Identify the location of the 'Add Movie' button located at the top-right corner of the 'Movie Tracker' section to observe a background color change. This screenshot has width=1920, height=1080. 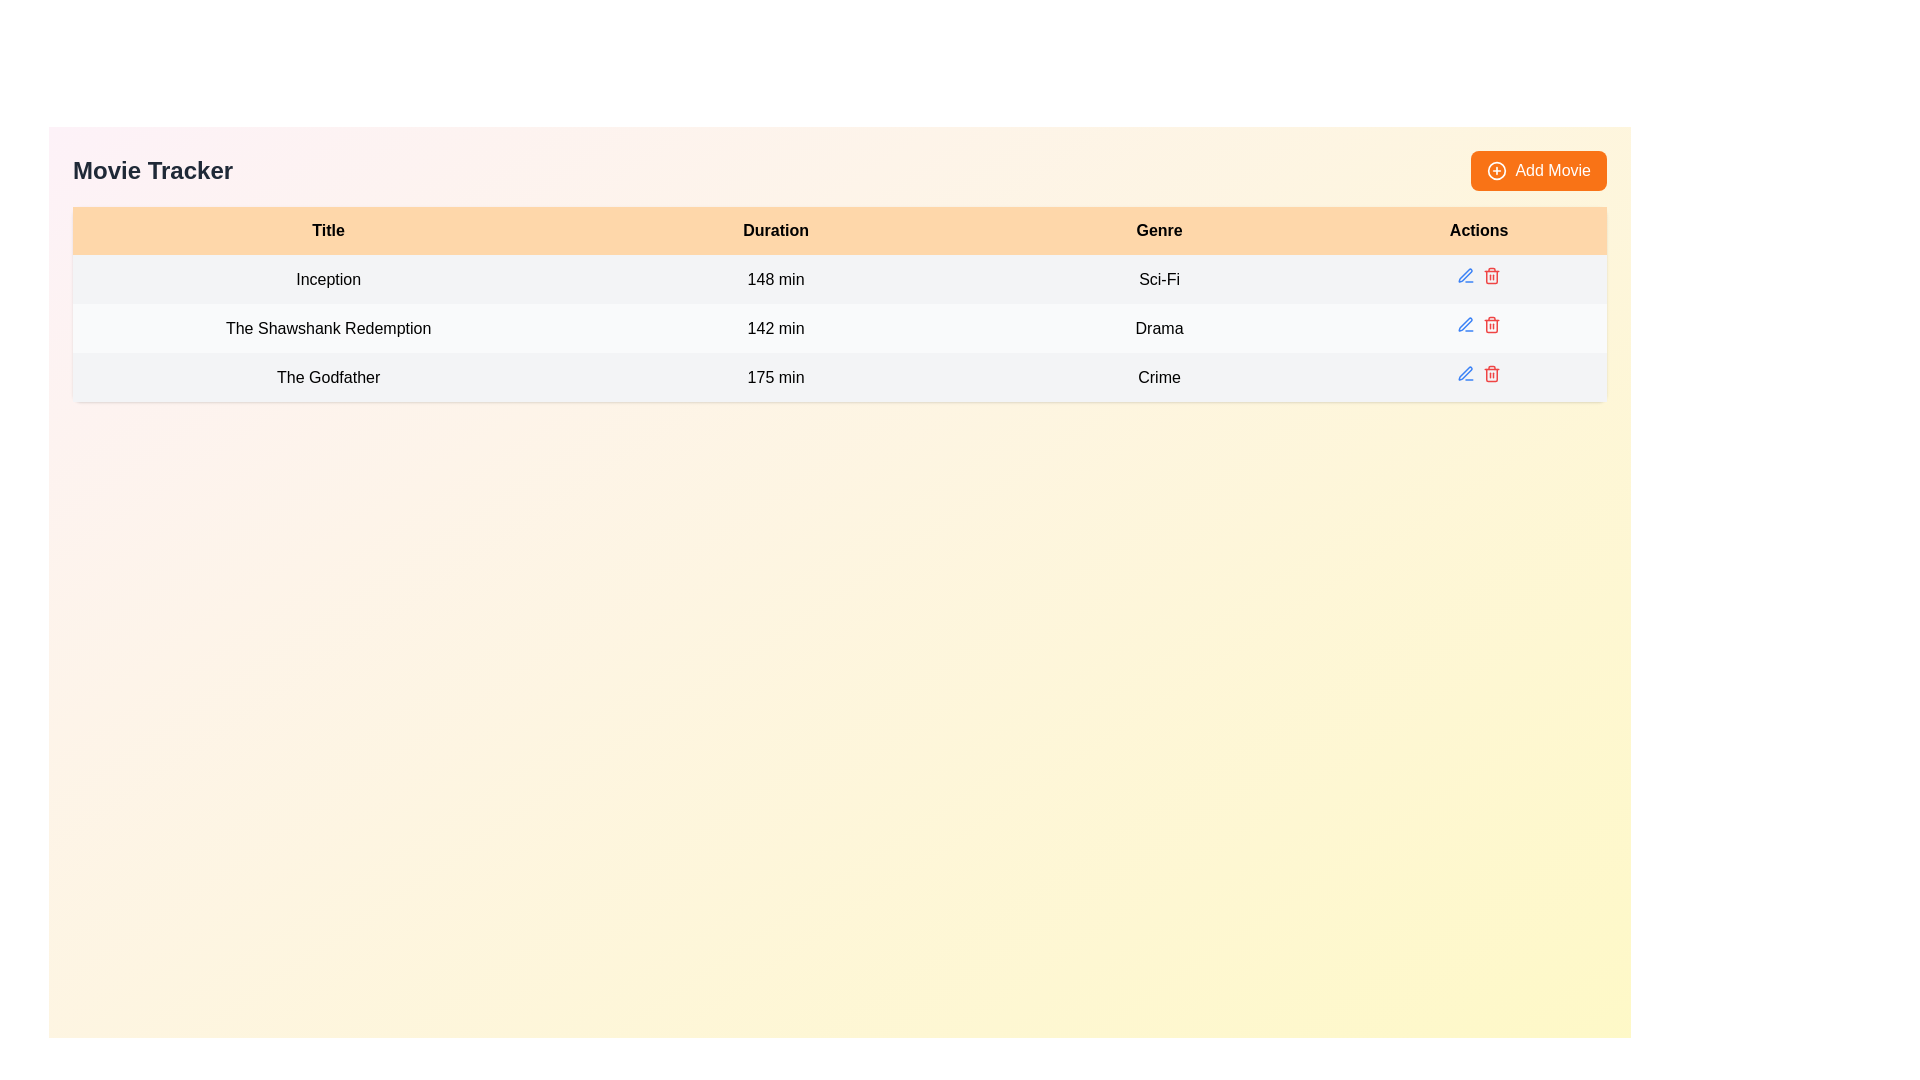
(1538, 169).